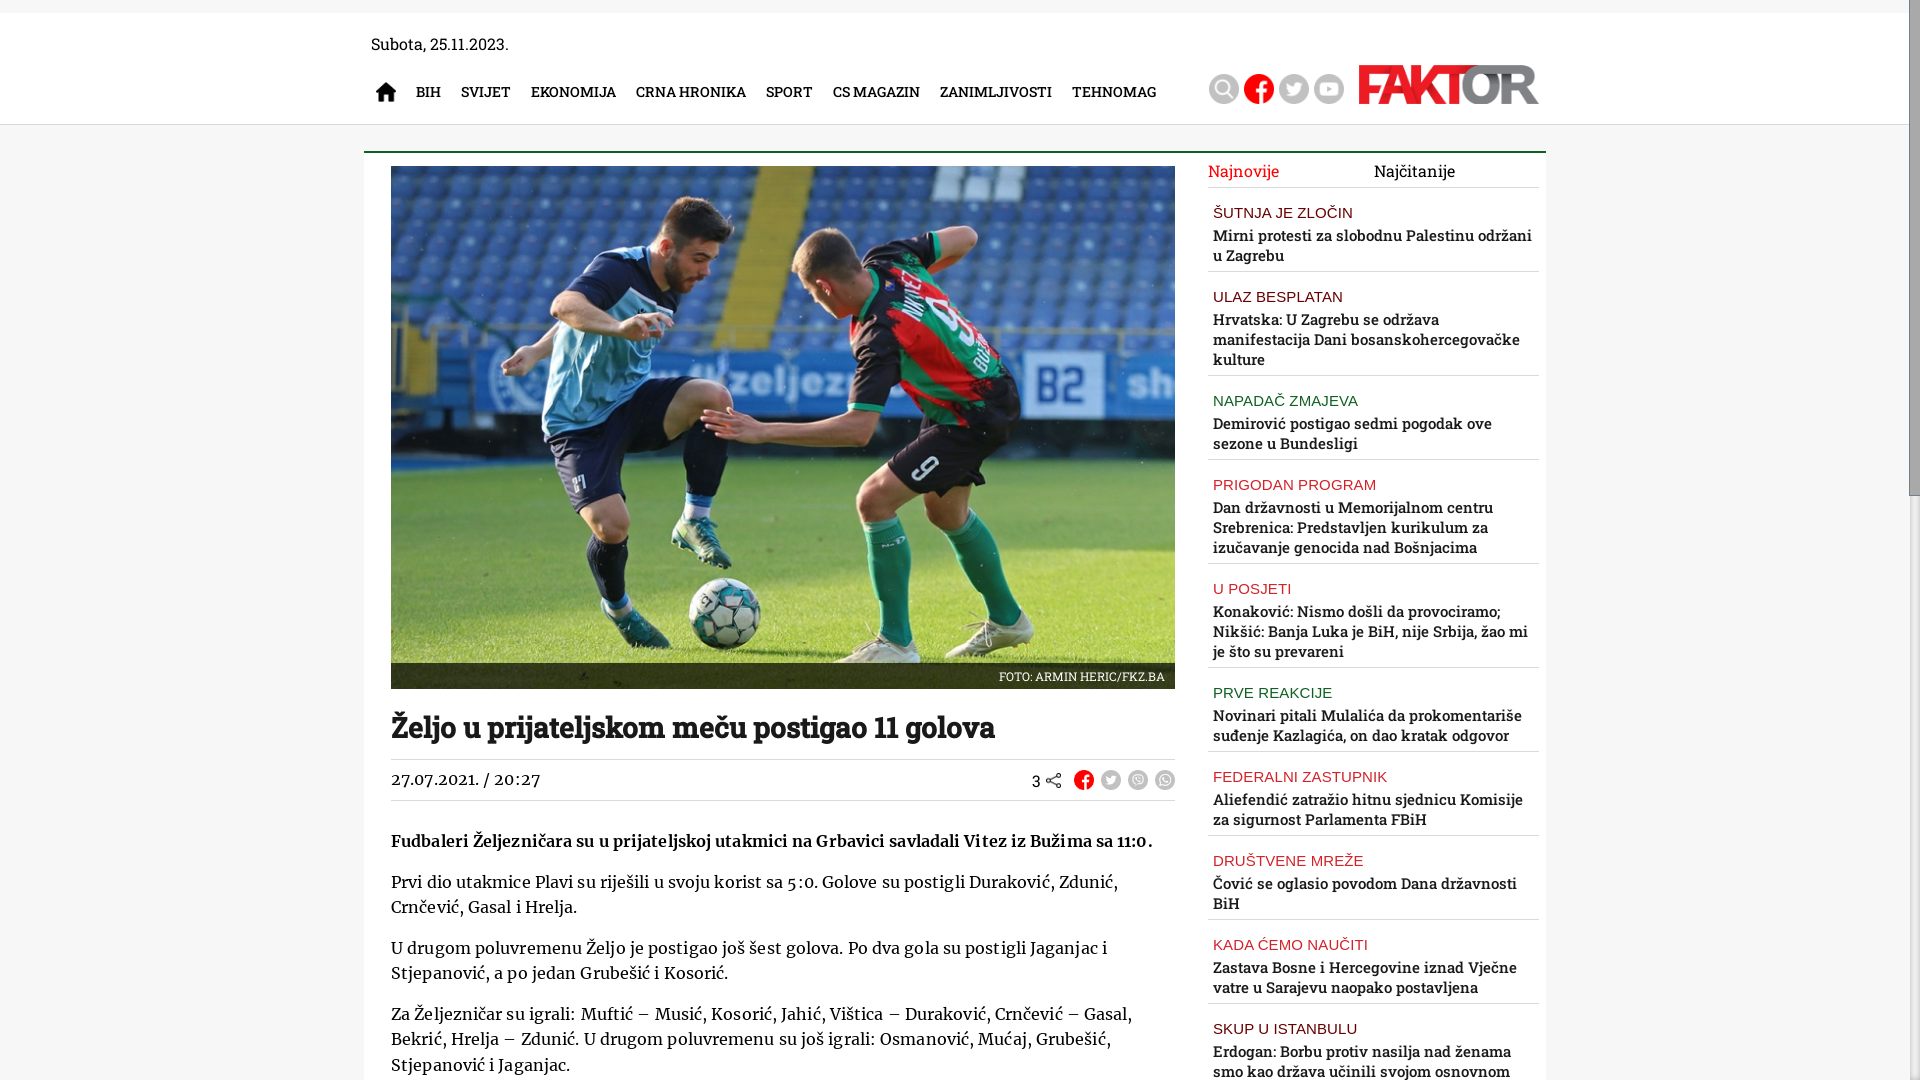 The height and width of the screenshot is (1080, 1920). What do you see at coordinates (432, 91) in the screenshot?
I see `'BIH'` at bounding box center [432, 91].